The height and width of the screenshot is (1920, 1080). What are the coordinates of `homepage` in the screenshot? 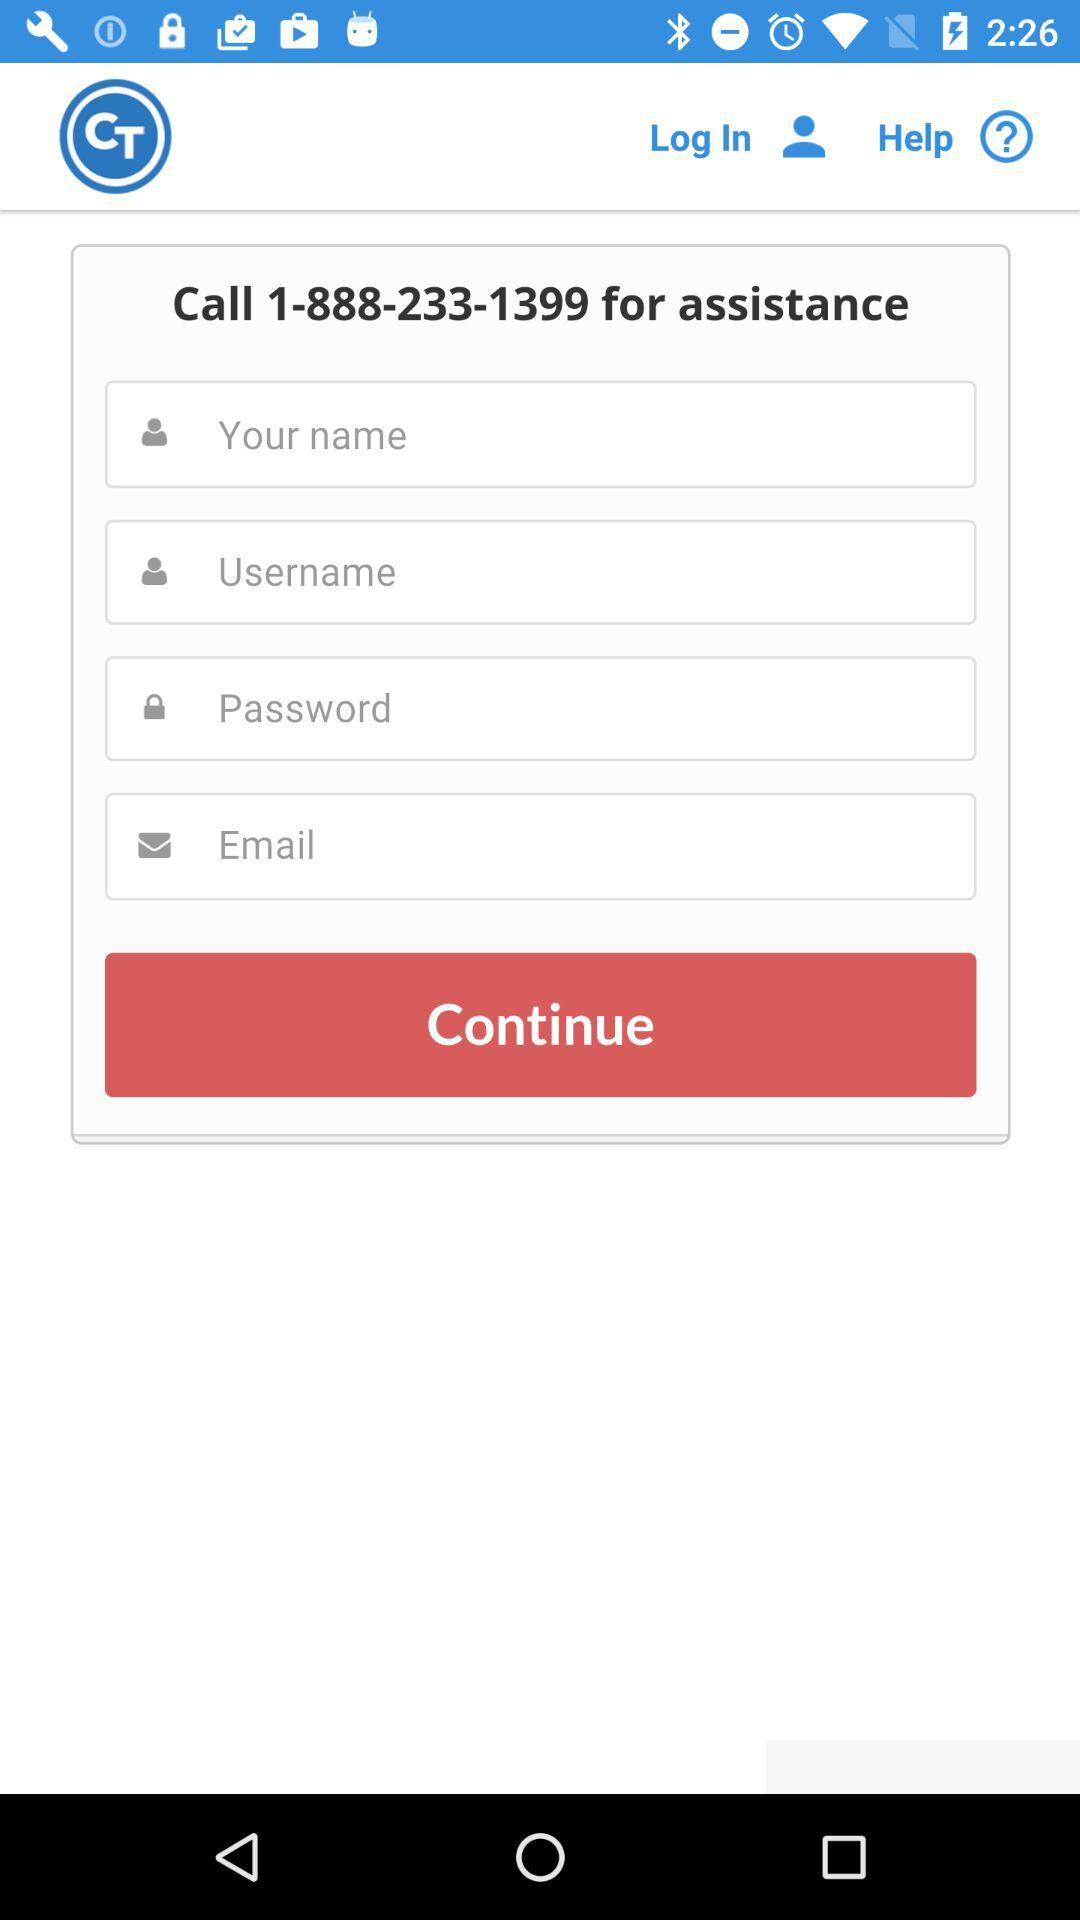 It's located at (115, 135).